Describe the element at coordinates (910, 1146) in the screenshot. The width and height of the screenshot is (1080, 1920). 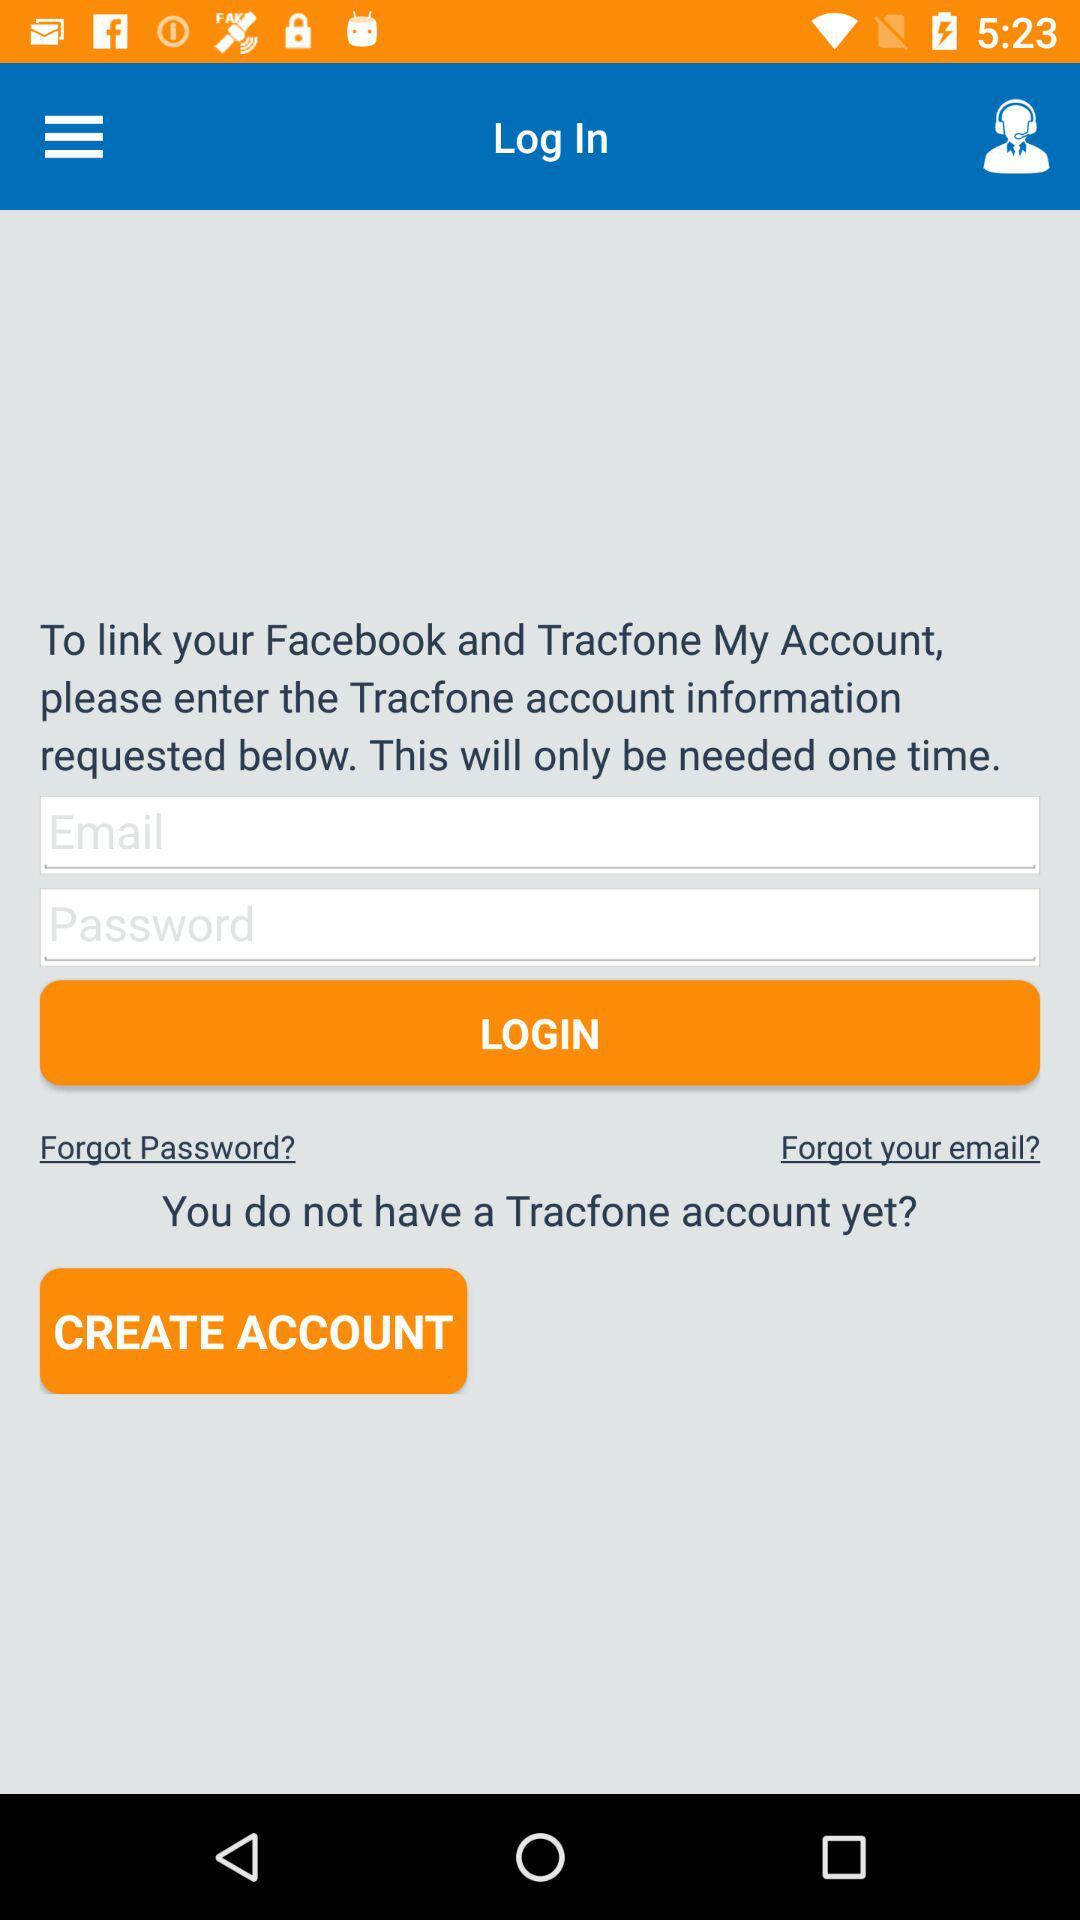
I see `the item below the login` at that location.